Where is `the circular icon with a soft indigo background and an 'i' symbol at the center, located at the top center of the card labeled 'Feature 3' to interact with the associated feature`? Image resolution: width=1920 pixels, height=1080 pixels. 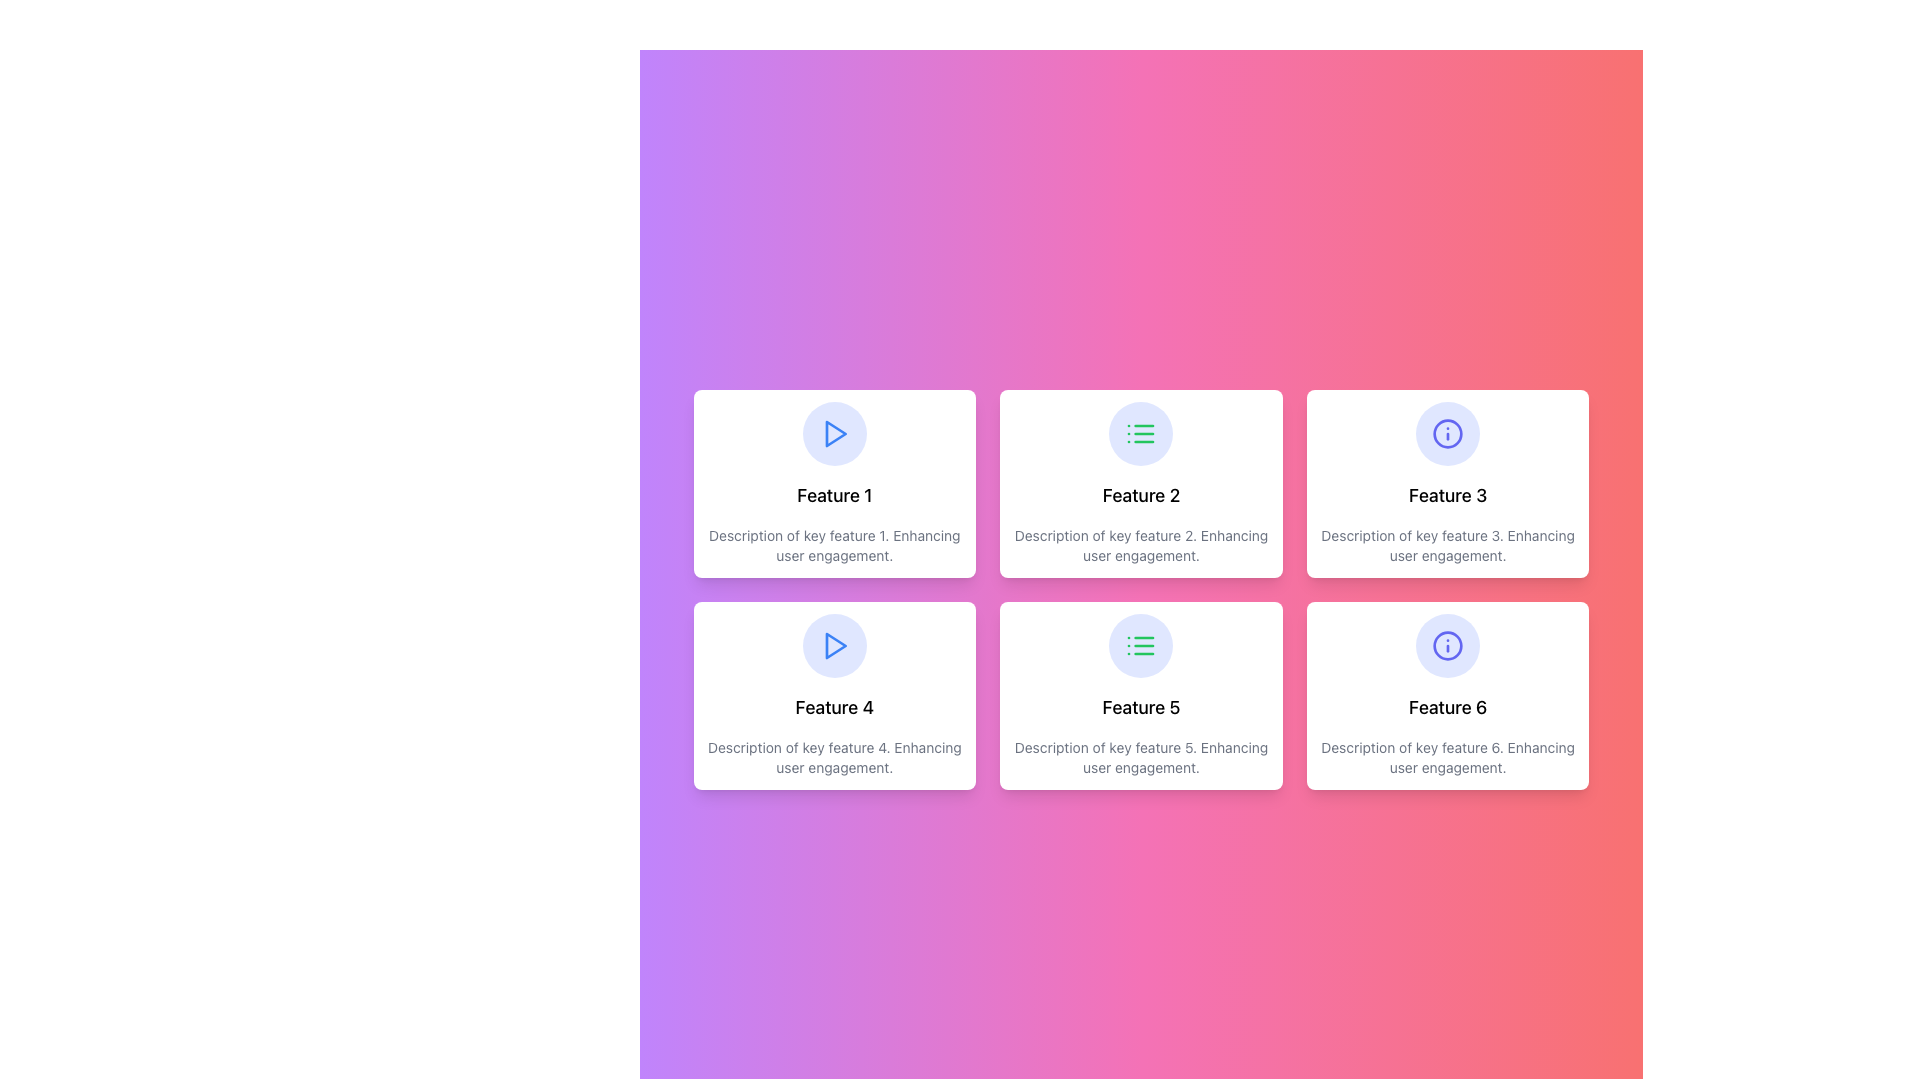 the circular icon with a soft indigo background and an 'i' symbol at the center, located at the top center of the card labeled 'Feature 3' to interact with the associated feature is located at coordinates (1448, 433).